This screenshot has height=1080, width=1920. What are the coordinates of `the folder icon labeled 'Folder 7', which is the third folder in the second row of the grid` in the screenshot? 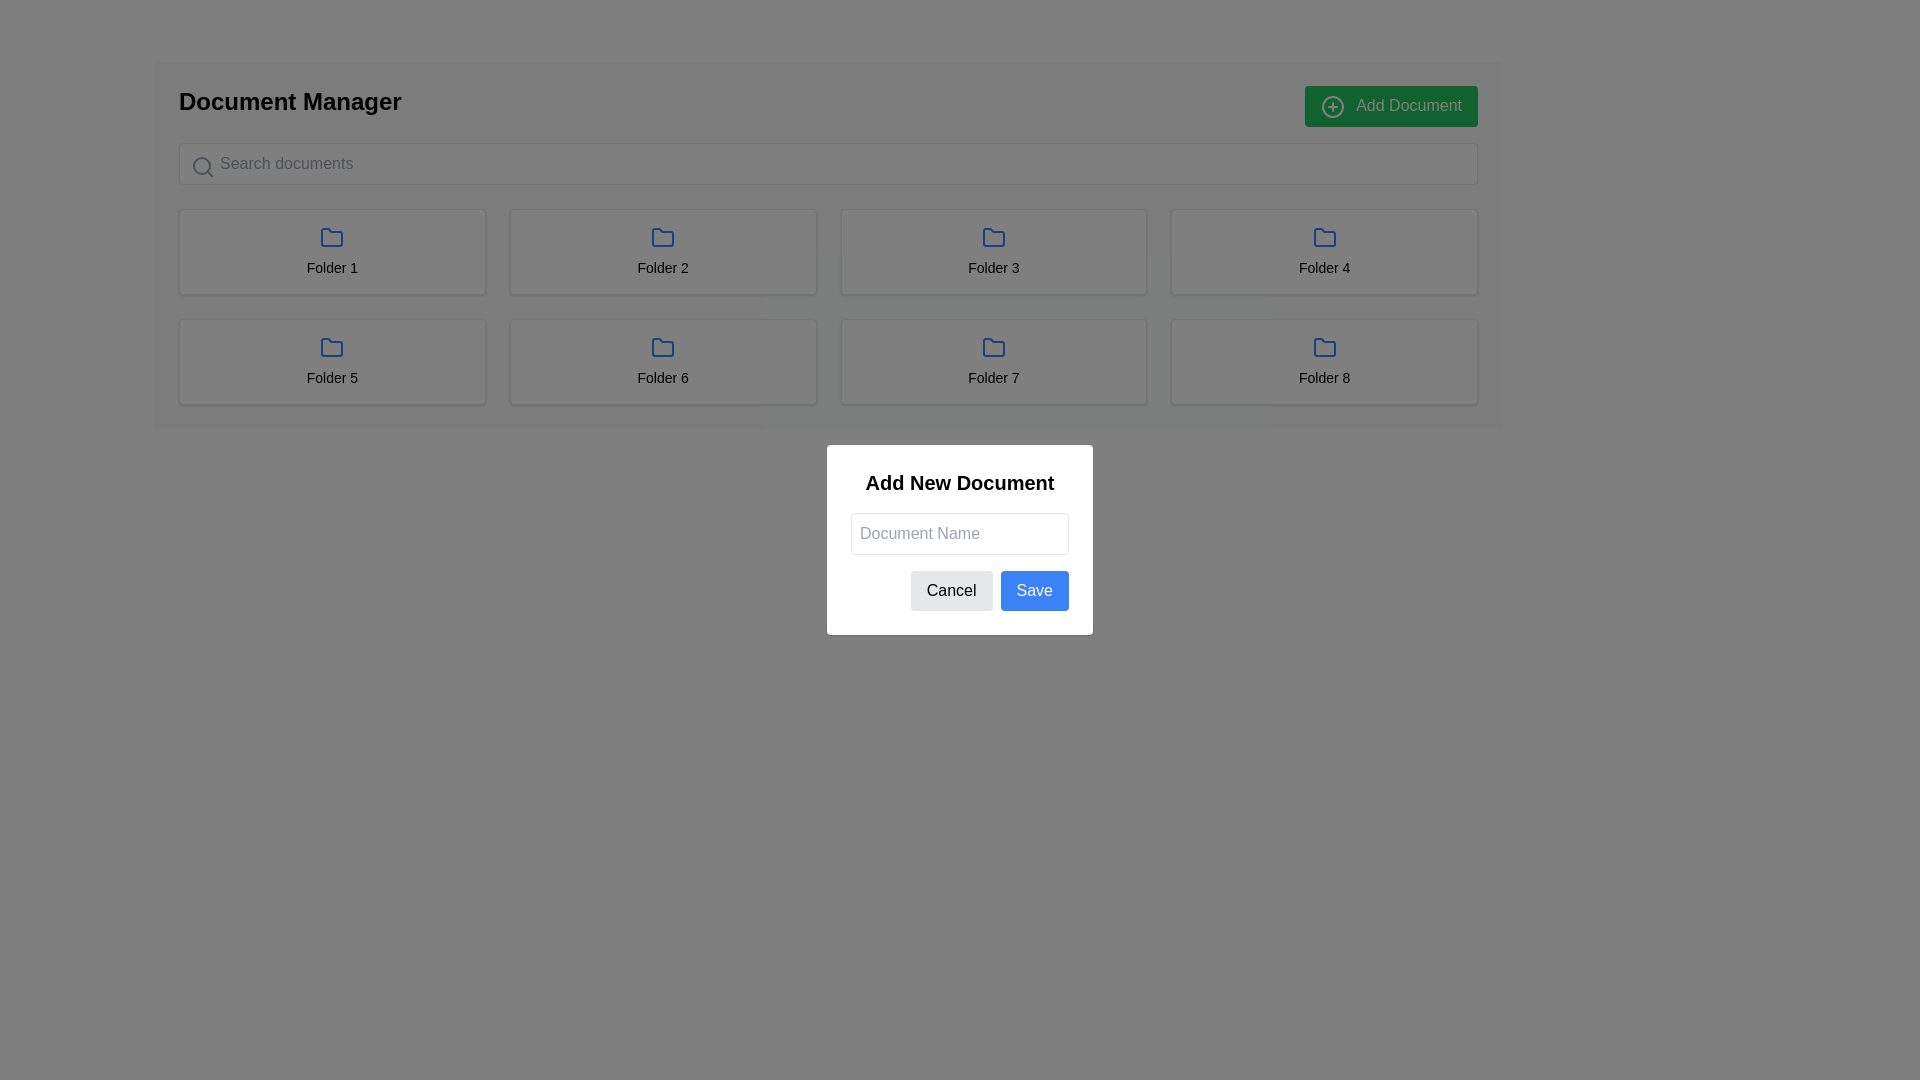 It's located at (993, 346).